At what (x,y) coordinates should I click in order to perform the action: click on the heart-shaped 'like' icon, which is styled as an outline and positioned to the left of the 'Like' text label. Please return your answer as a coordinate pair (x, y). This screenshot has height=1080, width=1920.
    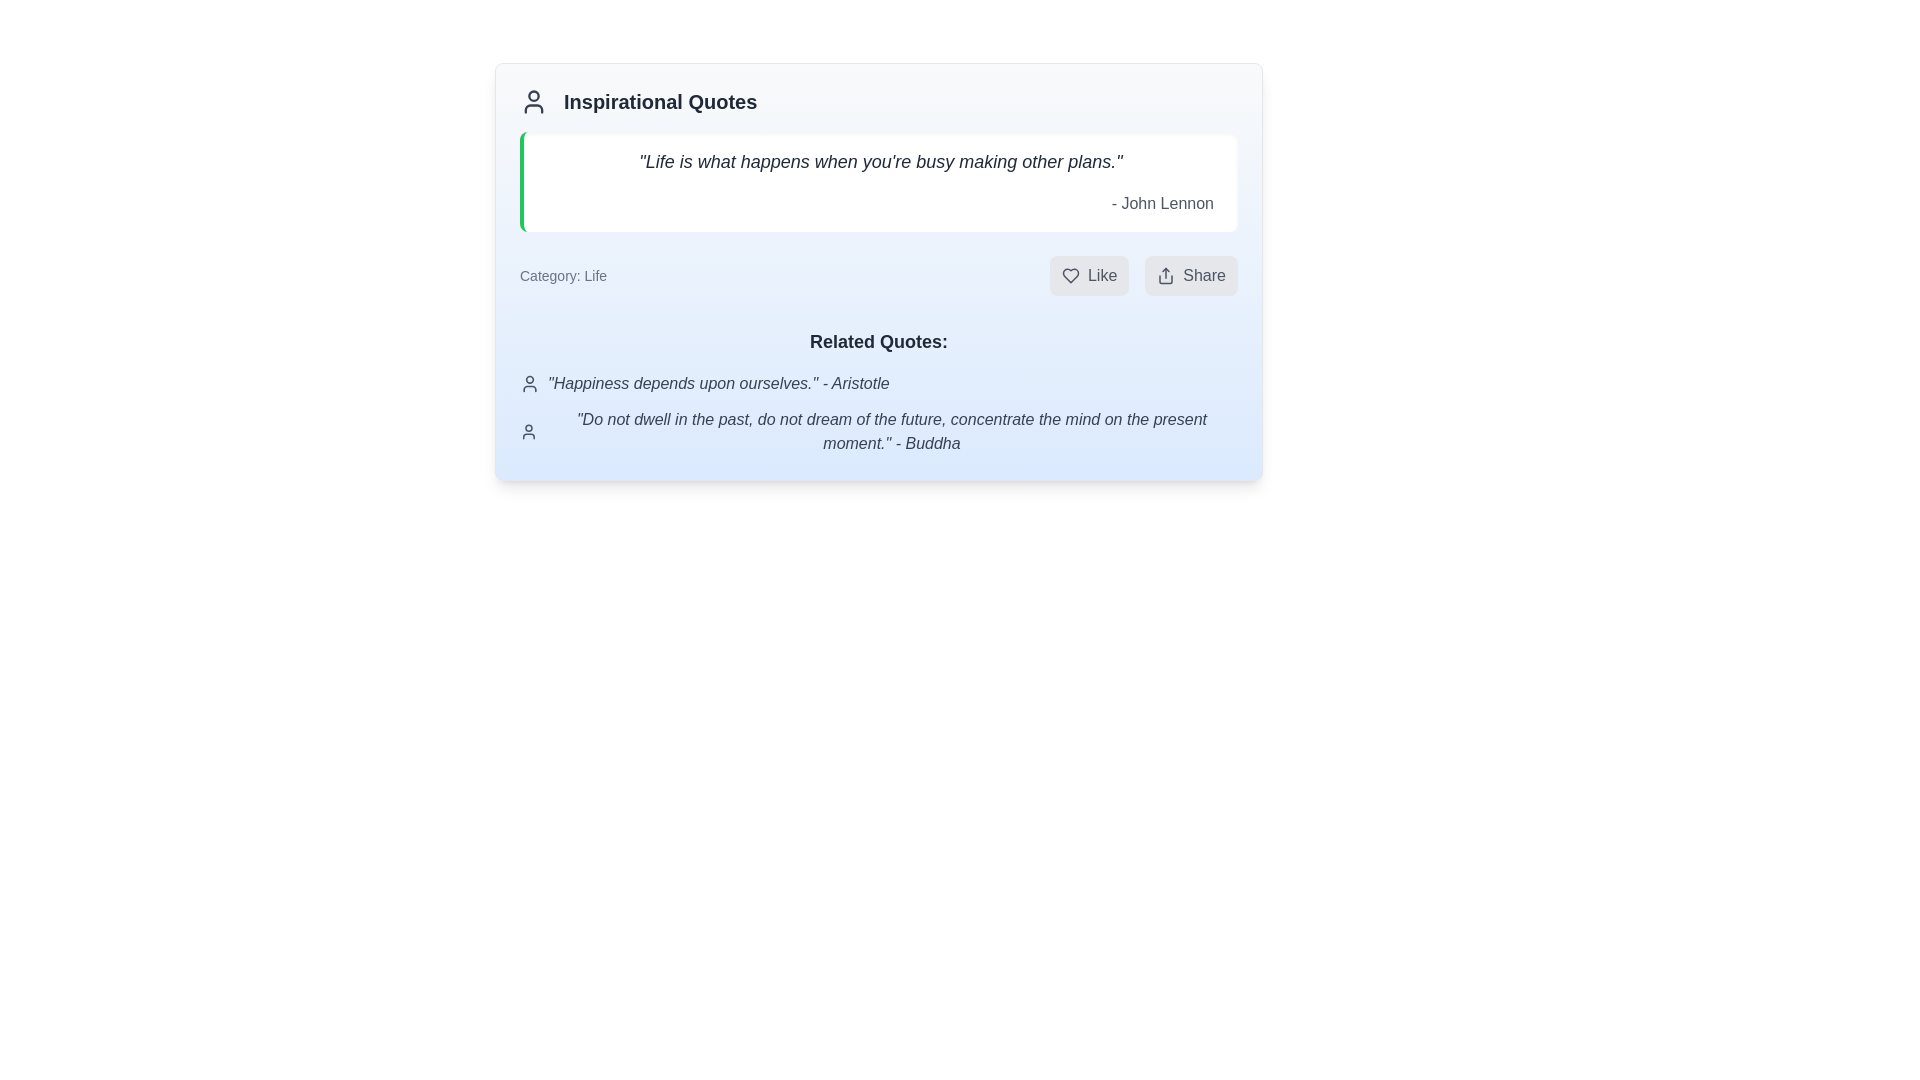
    Looking at the image, I should click on (1069, 276).